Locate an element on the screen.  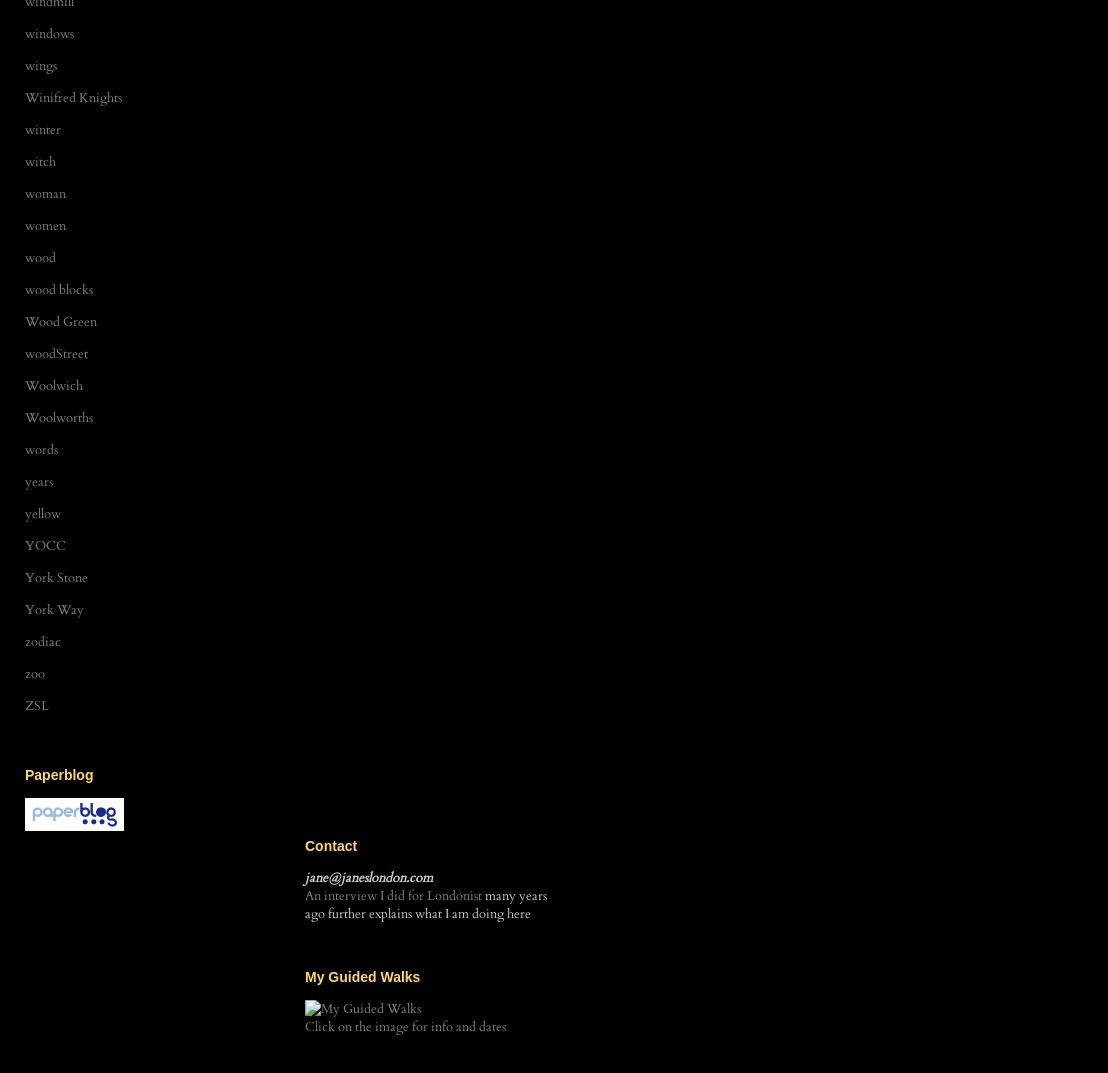
'women' is located at coordinates (45, 225).